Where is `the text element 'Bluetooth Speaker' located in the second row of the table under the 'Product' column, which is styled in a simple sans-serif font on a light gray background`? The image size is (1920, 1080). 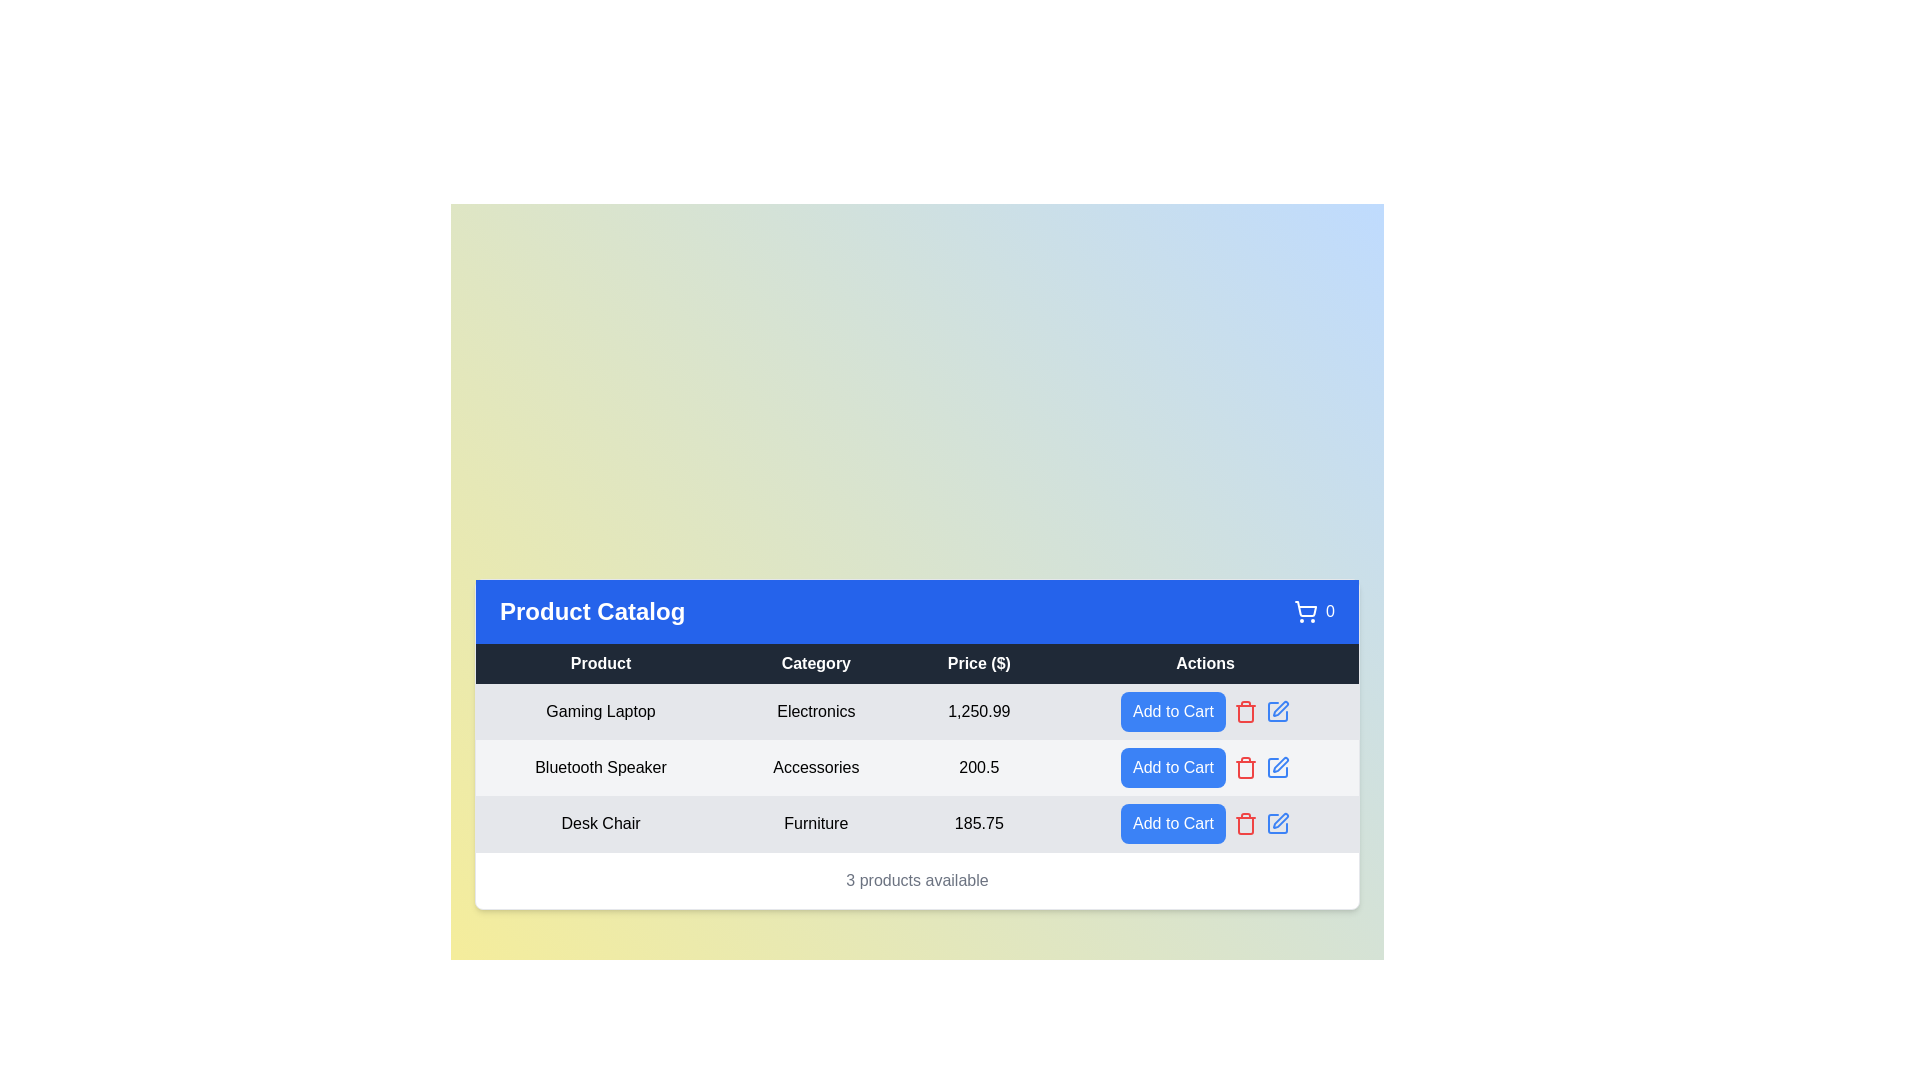 the text element 'Bluetooth Speaker' located in the second row of the table under the 'Product' column, which is styled in a simple sans-serif font on a light gray background is located at coordinates (599, 766).